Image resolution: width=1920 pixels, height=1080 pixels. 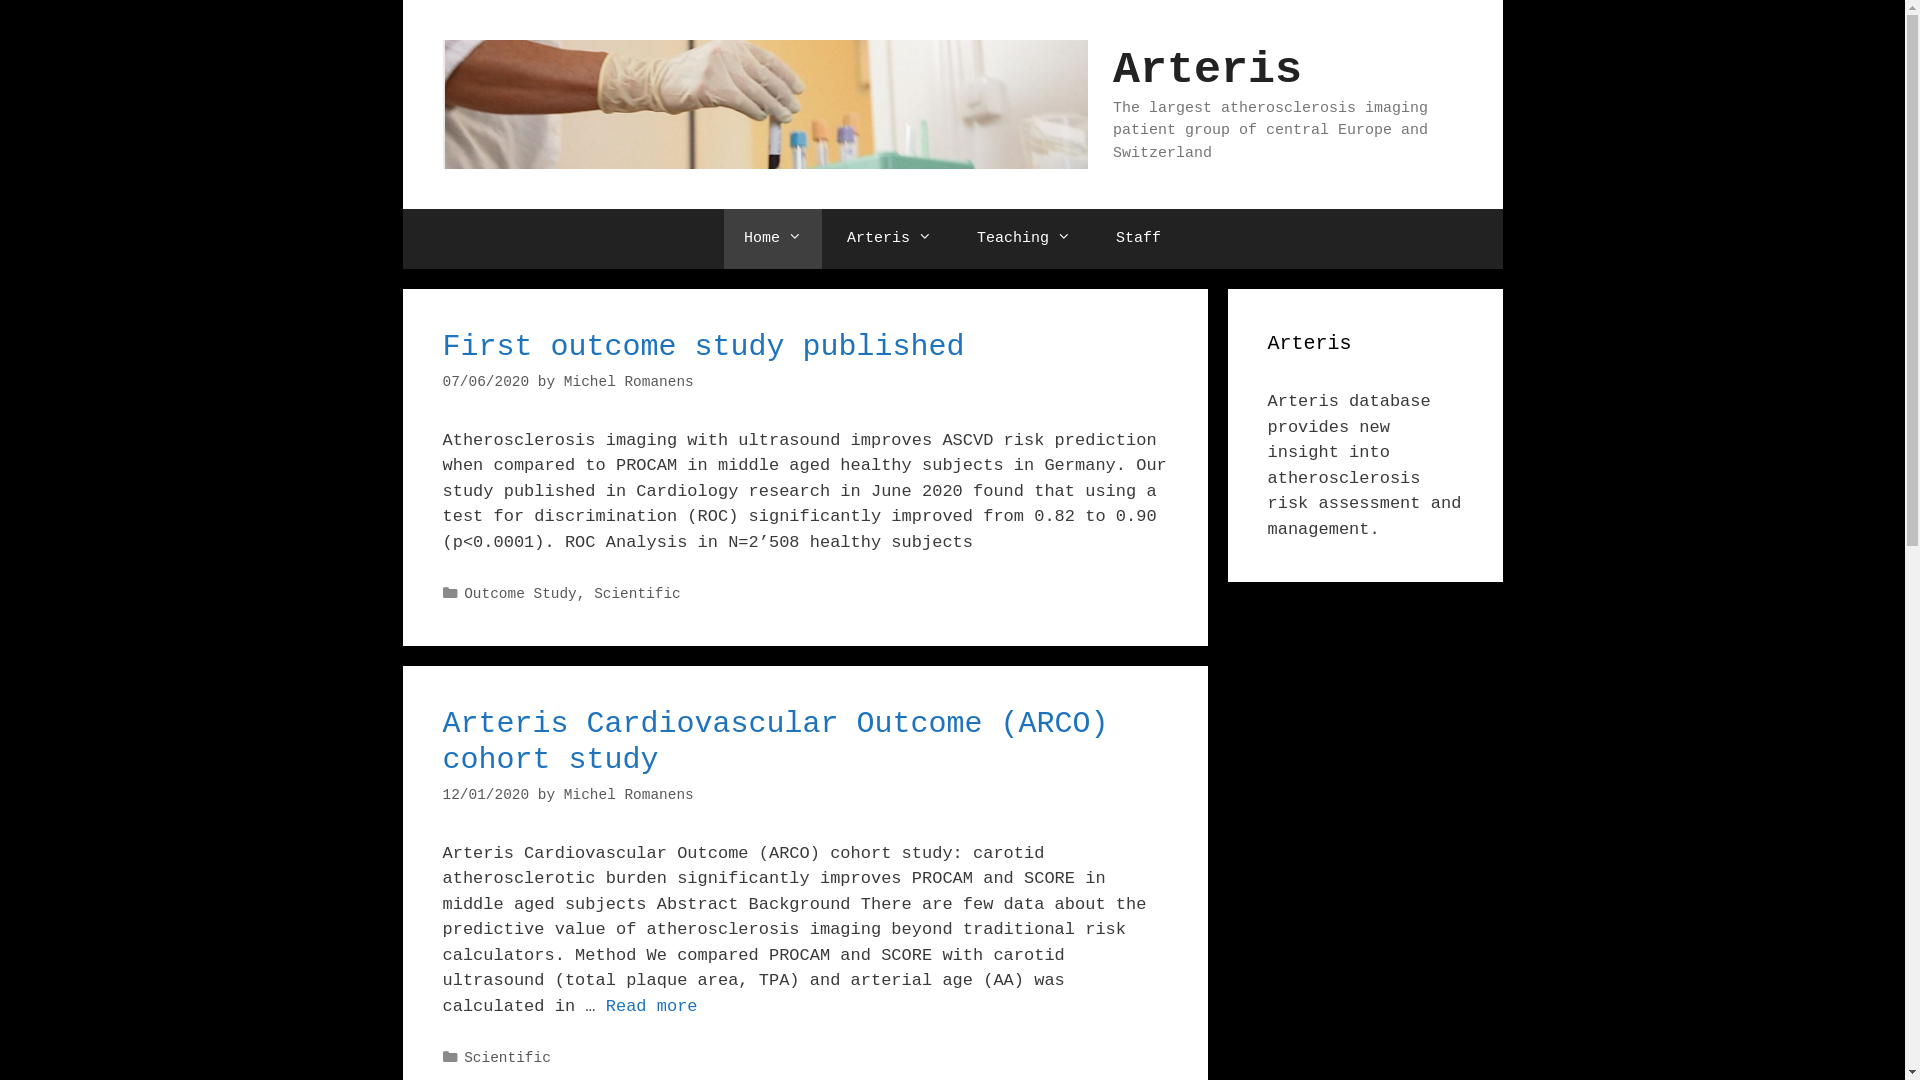 What do you see at coordinates (771, 238) in the screenshot?
I see `'Home'` at bounding box center [771, 238].